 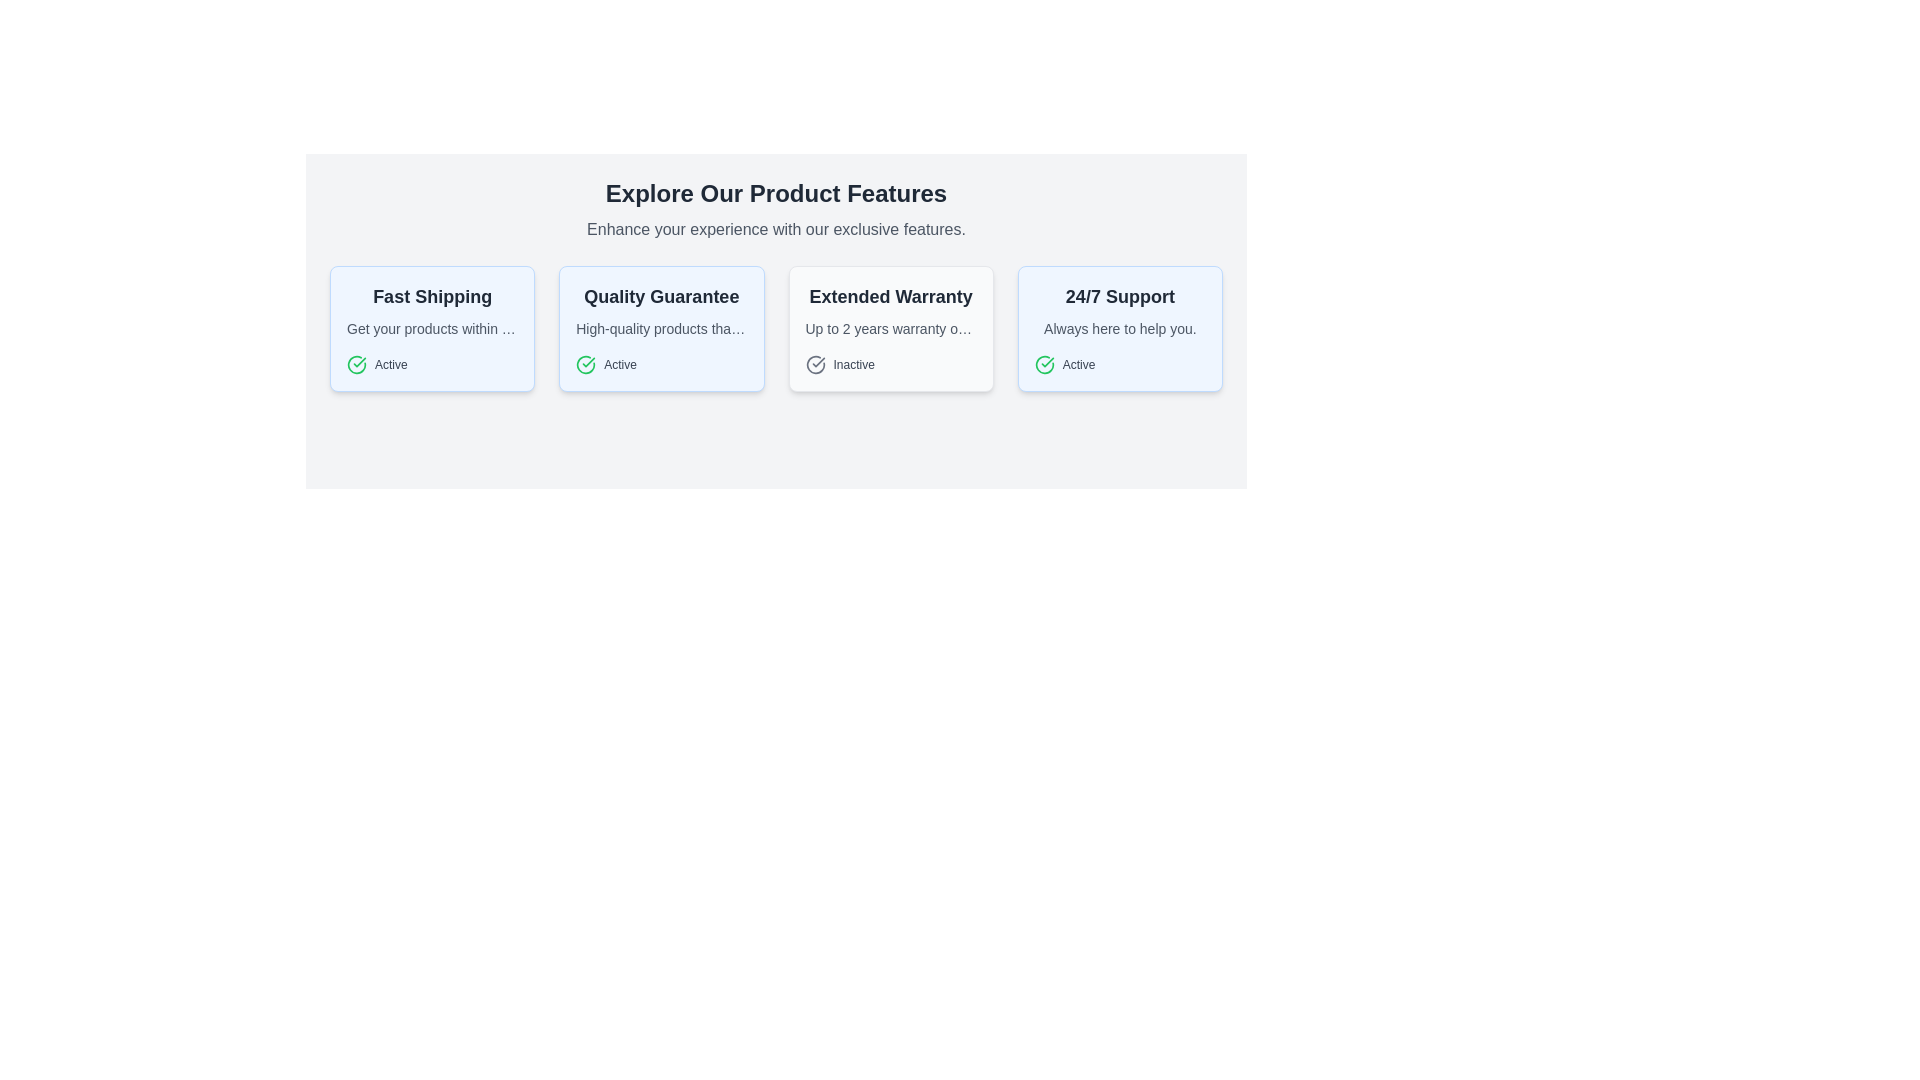 I want to click on the subtitle text located directly below the title 'Explore Our Product Features.', so click(x=775, y=229).